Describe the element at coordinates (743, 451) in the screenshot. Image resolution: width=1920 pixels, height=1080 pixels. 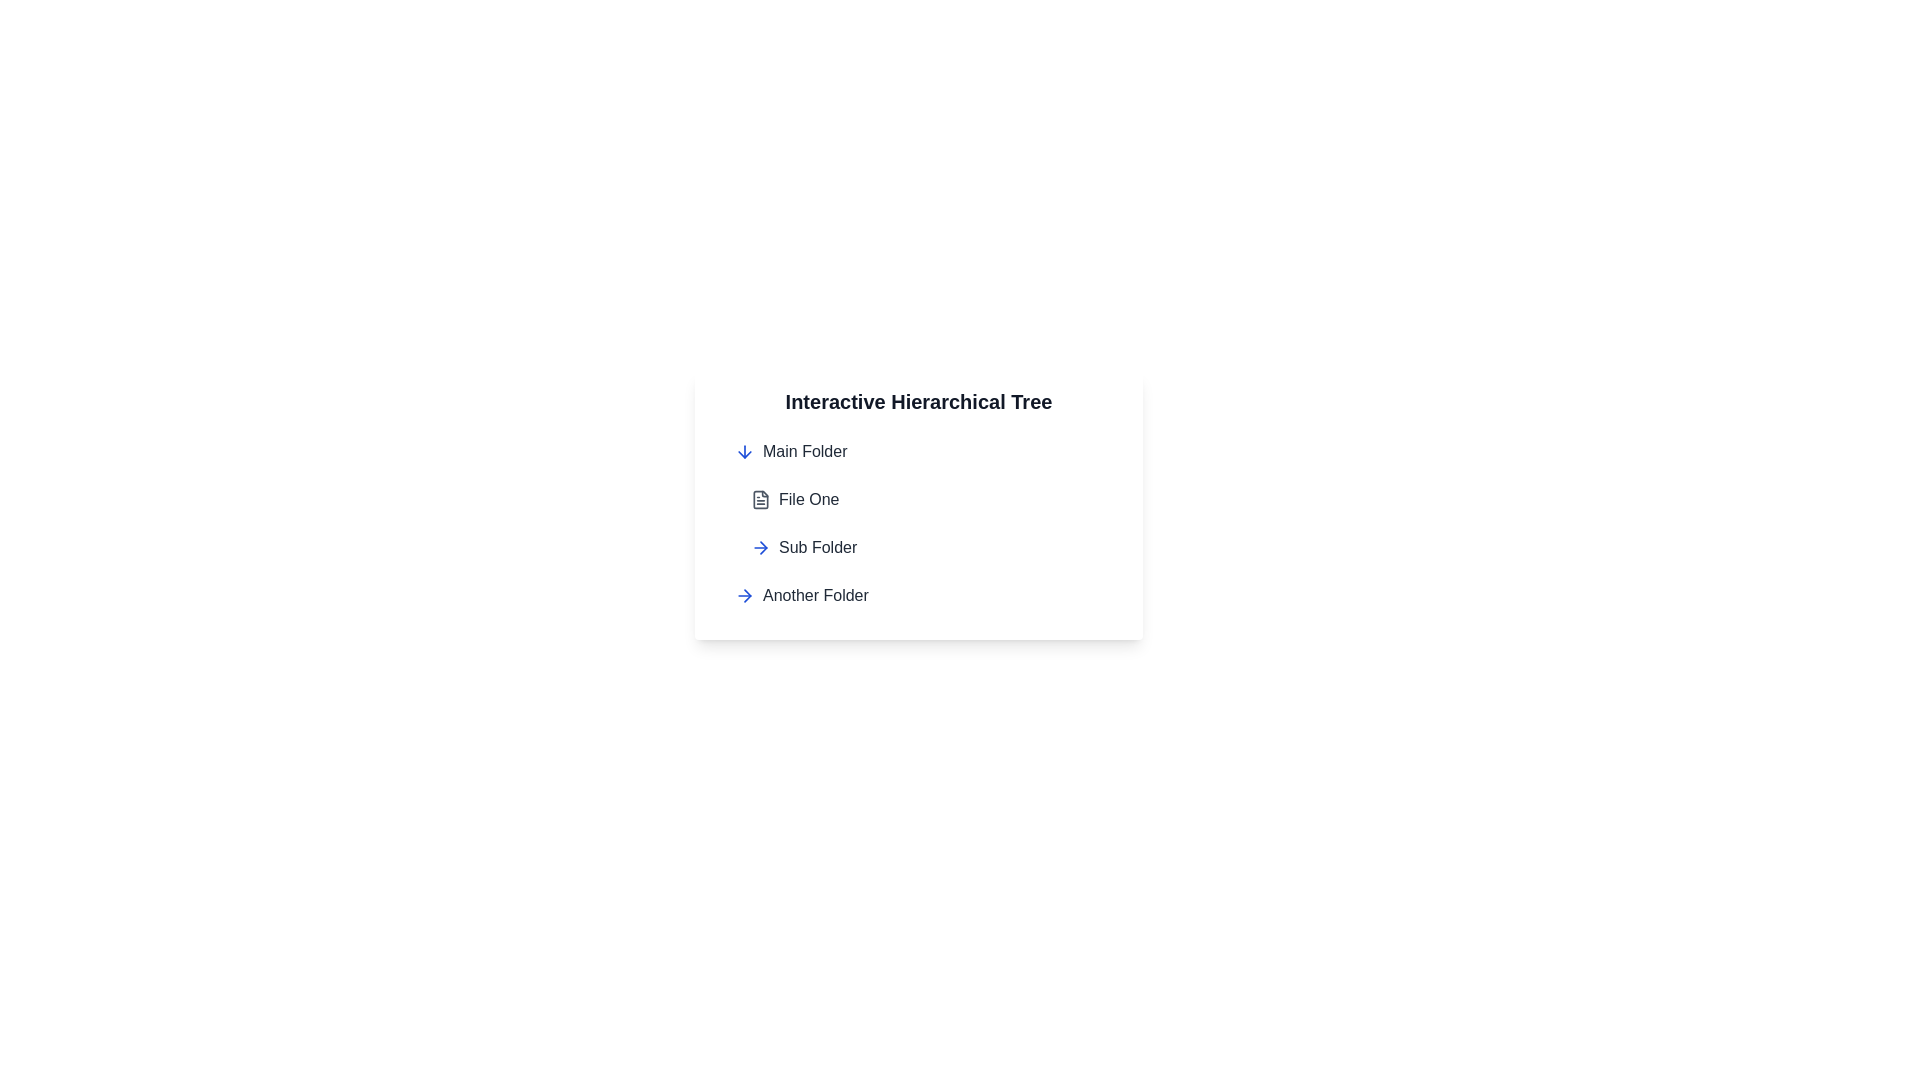
I see `the blue downward arrow icon located next to the 'Main Folder' text, which is part of the horizontal layout in the 'Main Folder' row` at that location.